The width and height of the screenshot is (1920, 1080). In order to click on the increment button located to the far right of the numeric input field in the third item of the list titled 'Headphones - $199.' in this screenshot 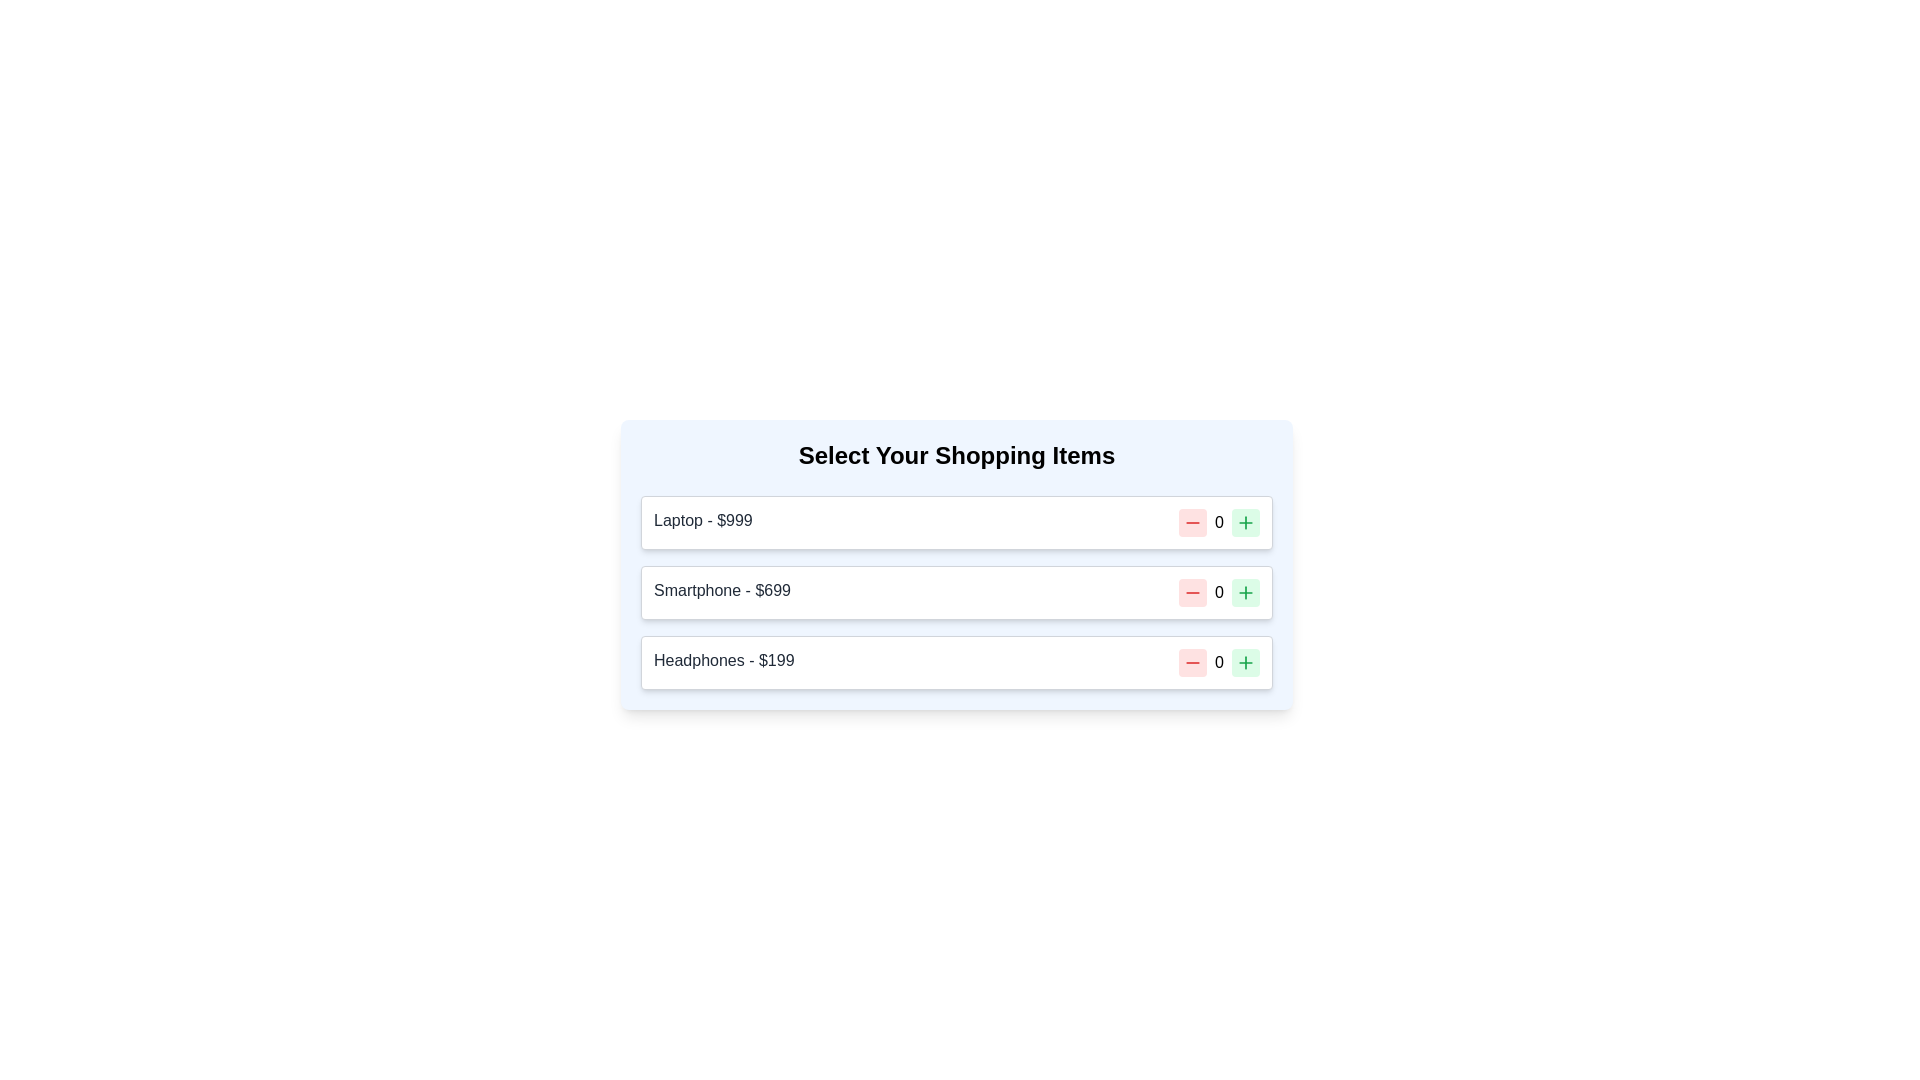, I will do `click(1245, 663)`.